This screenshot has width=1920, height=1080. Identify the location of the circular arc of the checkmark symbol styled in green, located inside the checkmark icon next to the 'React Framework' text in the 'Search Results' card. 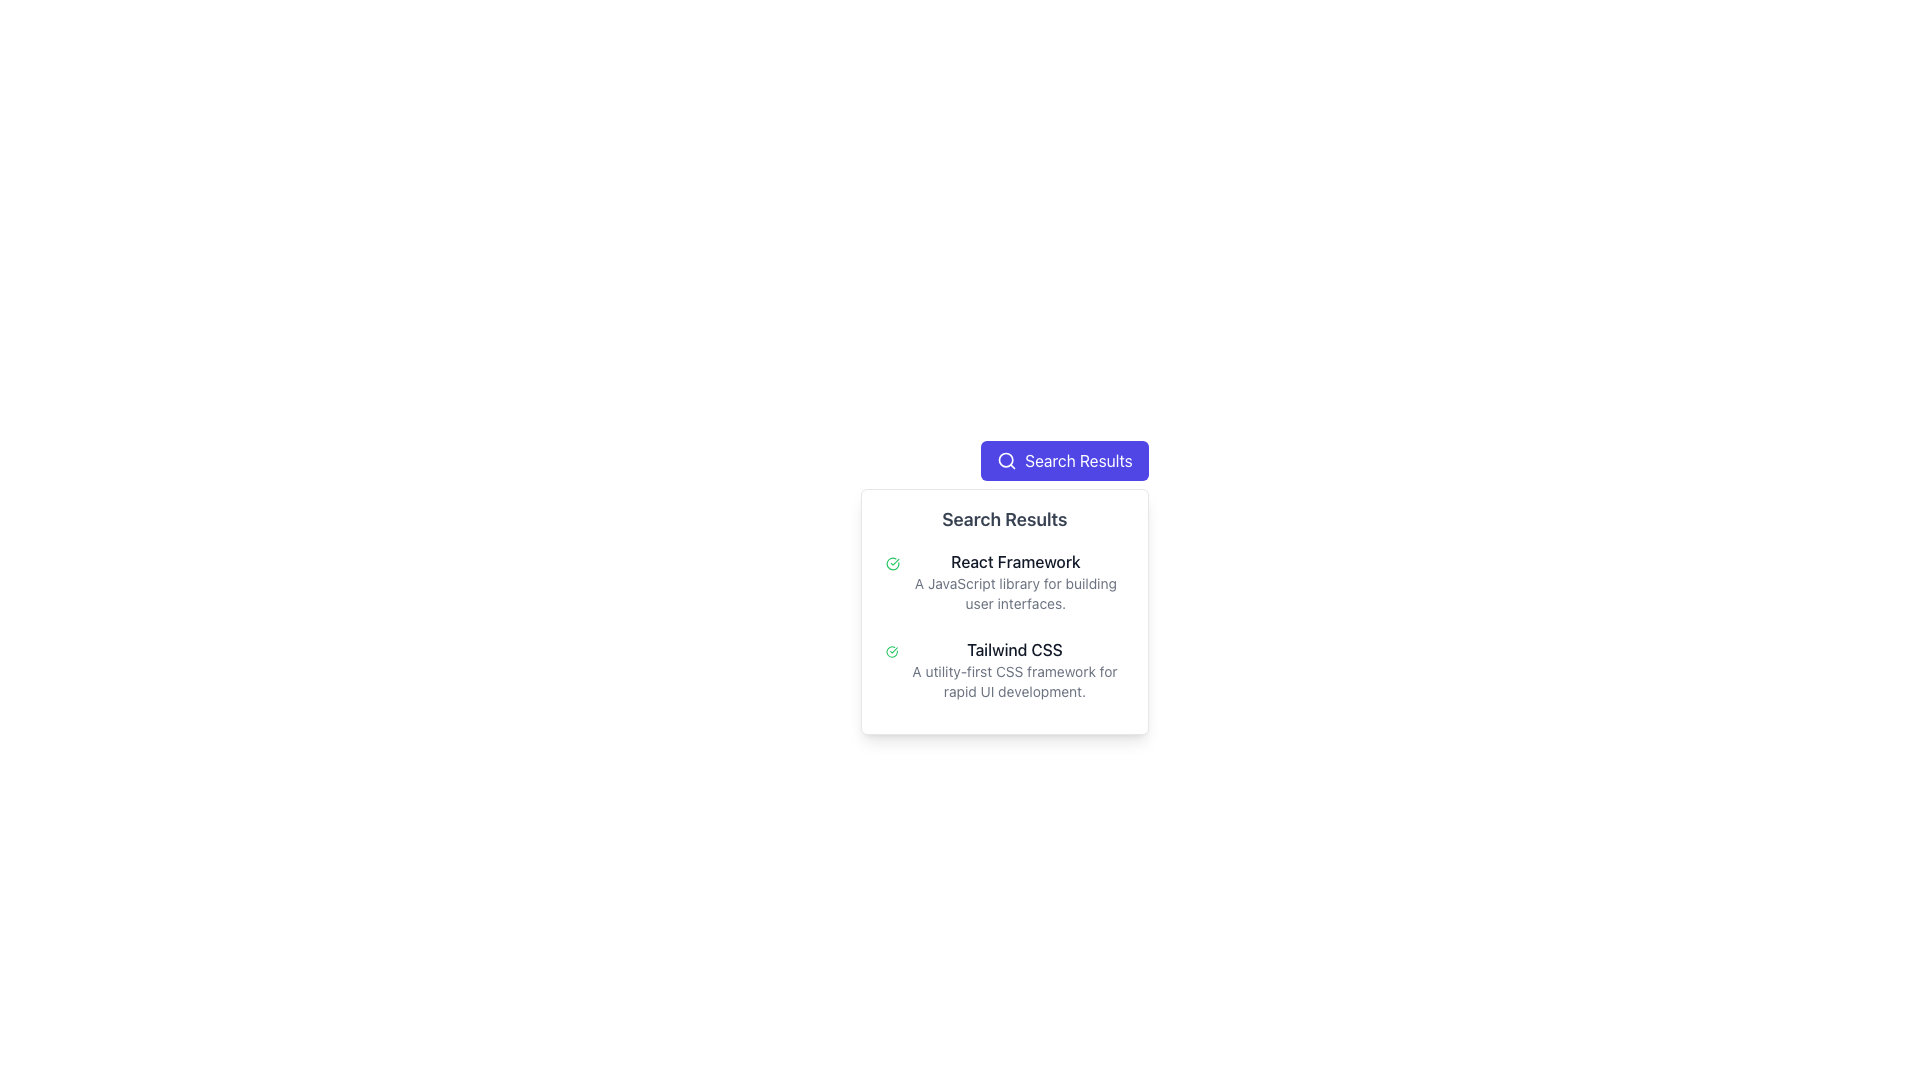
(891, 651).